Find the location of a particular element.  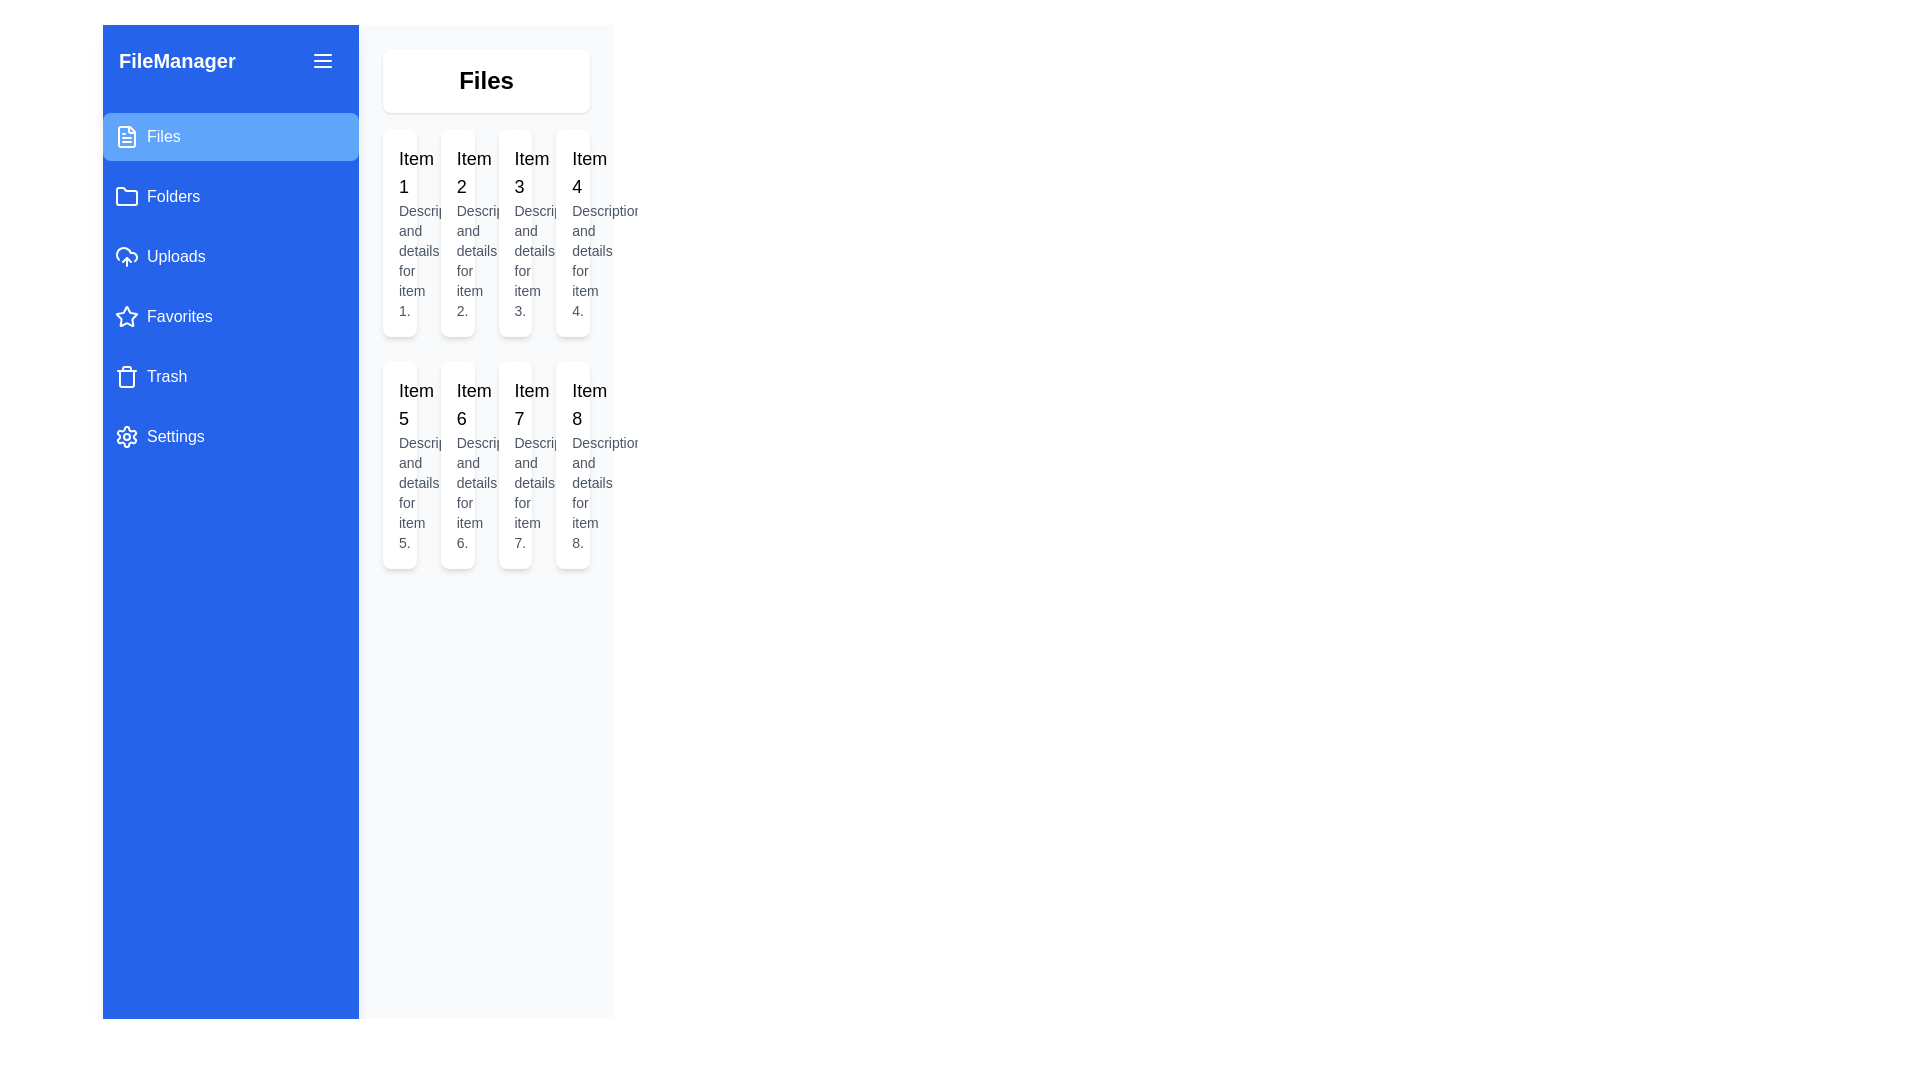

the 'Uploads' icon in the sidebar navigation menu is located at coordinates (125, 256).